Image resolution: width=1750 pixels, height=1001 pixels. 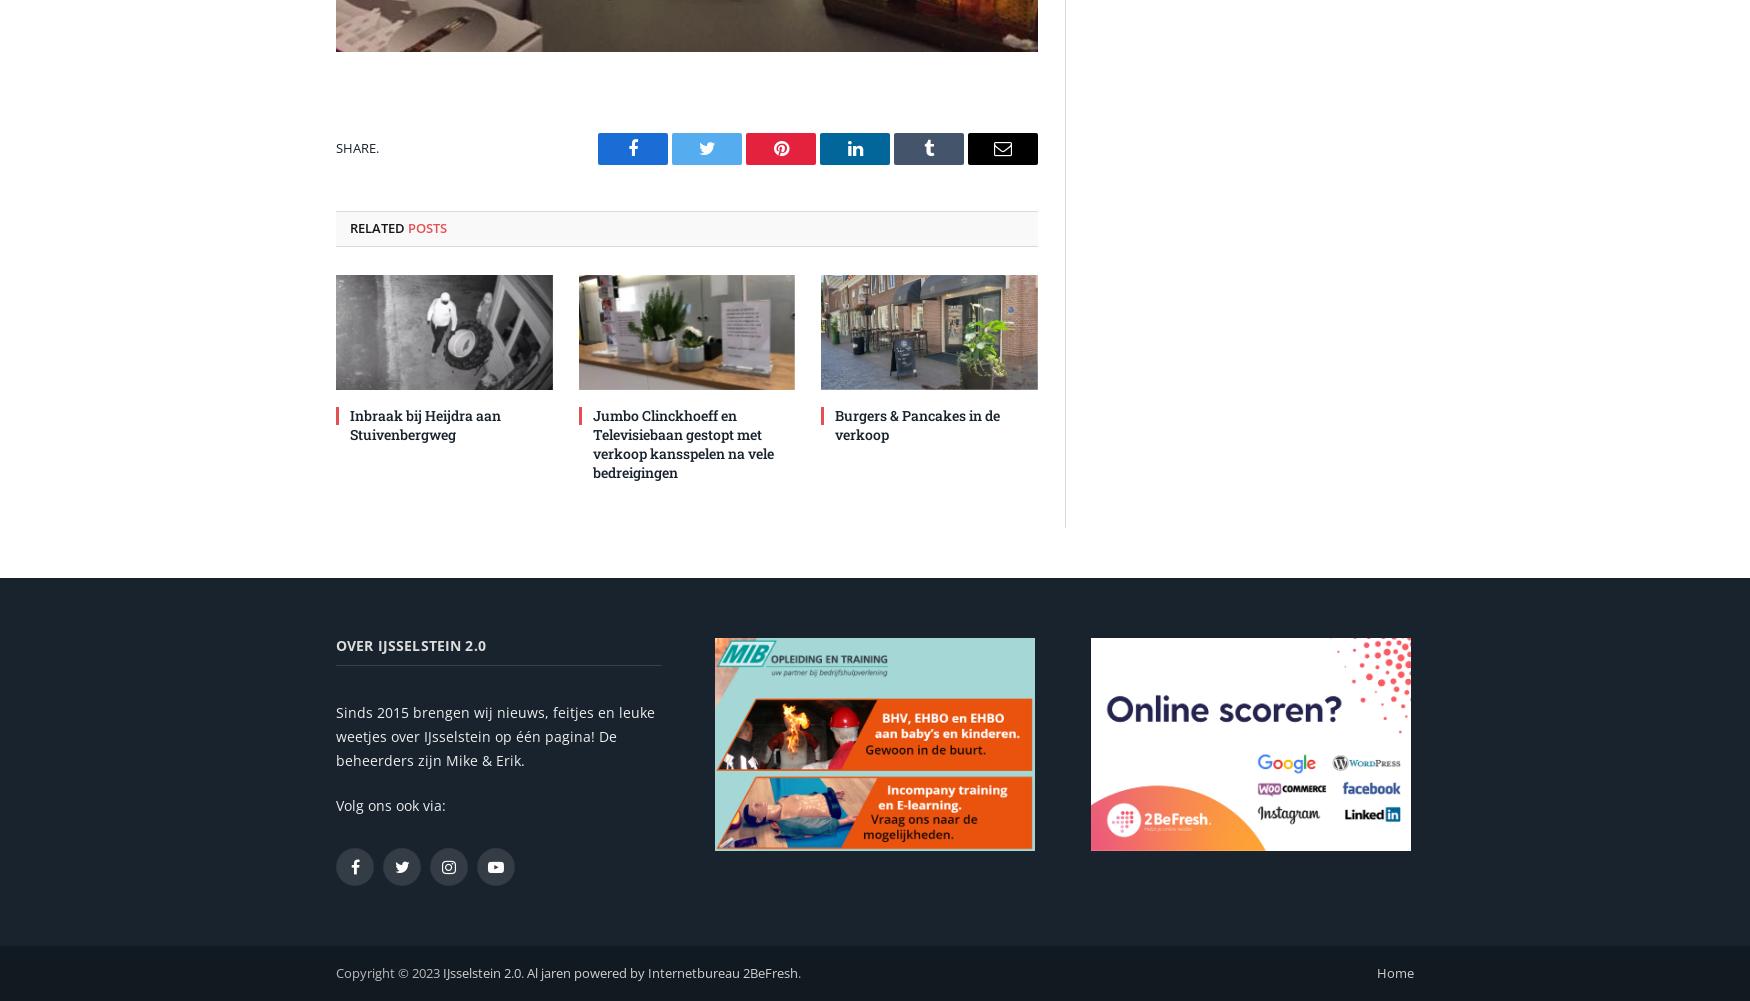 What do you see at coordinates (336, 735) in the screenshot?
I see `'Sinds 2015 brengen wij nieuws, feitjes en leuke weetjes over IJsselstein op één pagina! De beheerders zijn Mike & Erik.'` at bounding box center [336, 735].